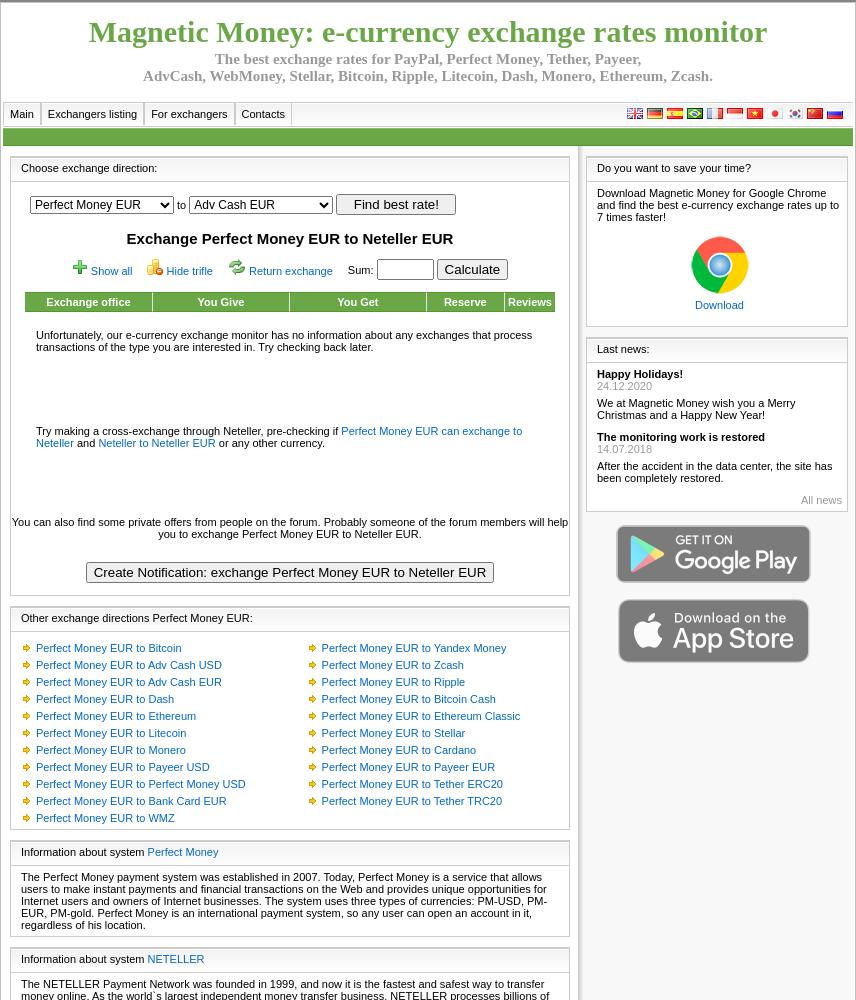 The image size is (856, 1000). What do you see at coordinates (680, 437) in the screenshot?
I see `'The monitoring work is restored'` at bounding box center [680, 437].